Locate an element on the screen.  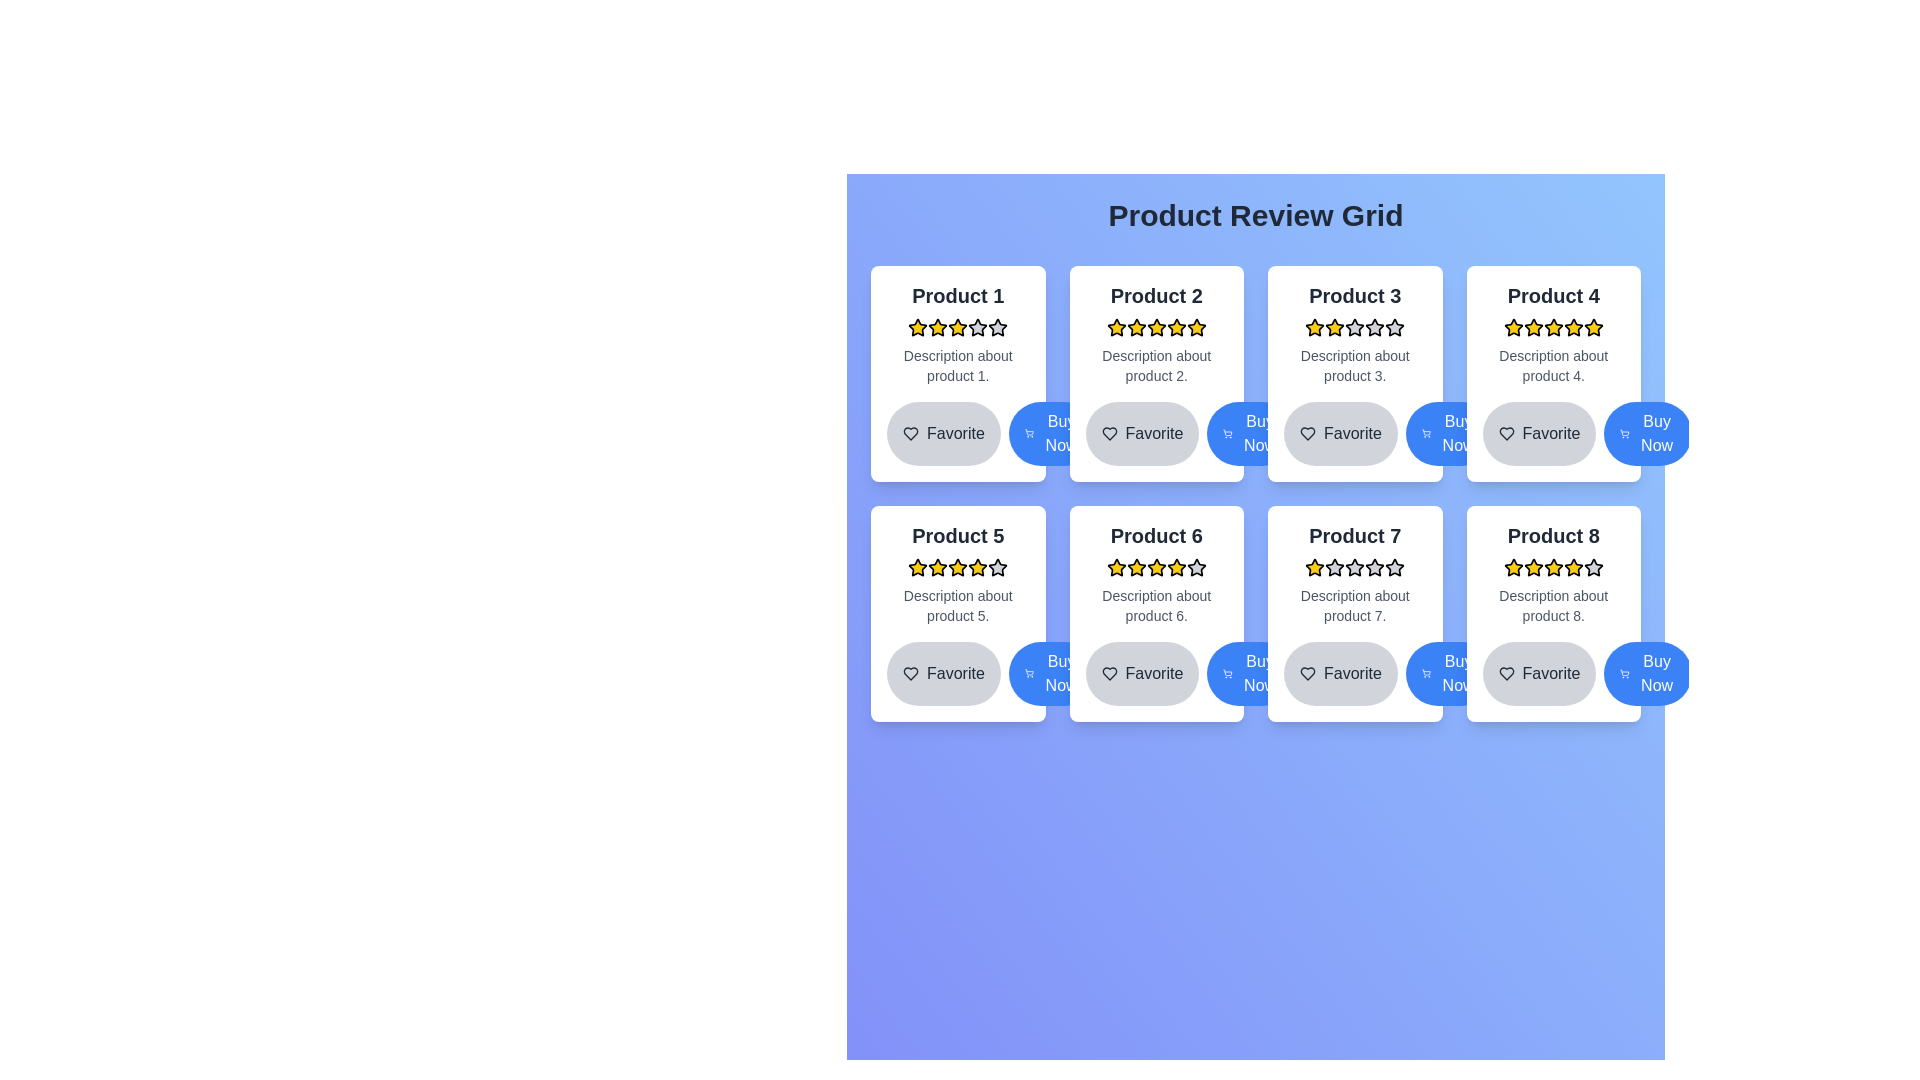
the heart icon within the 'Favorite' button located in the top-right corner of the 'Product 4' card is located at coordinates (1506, 433).